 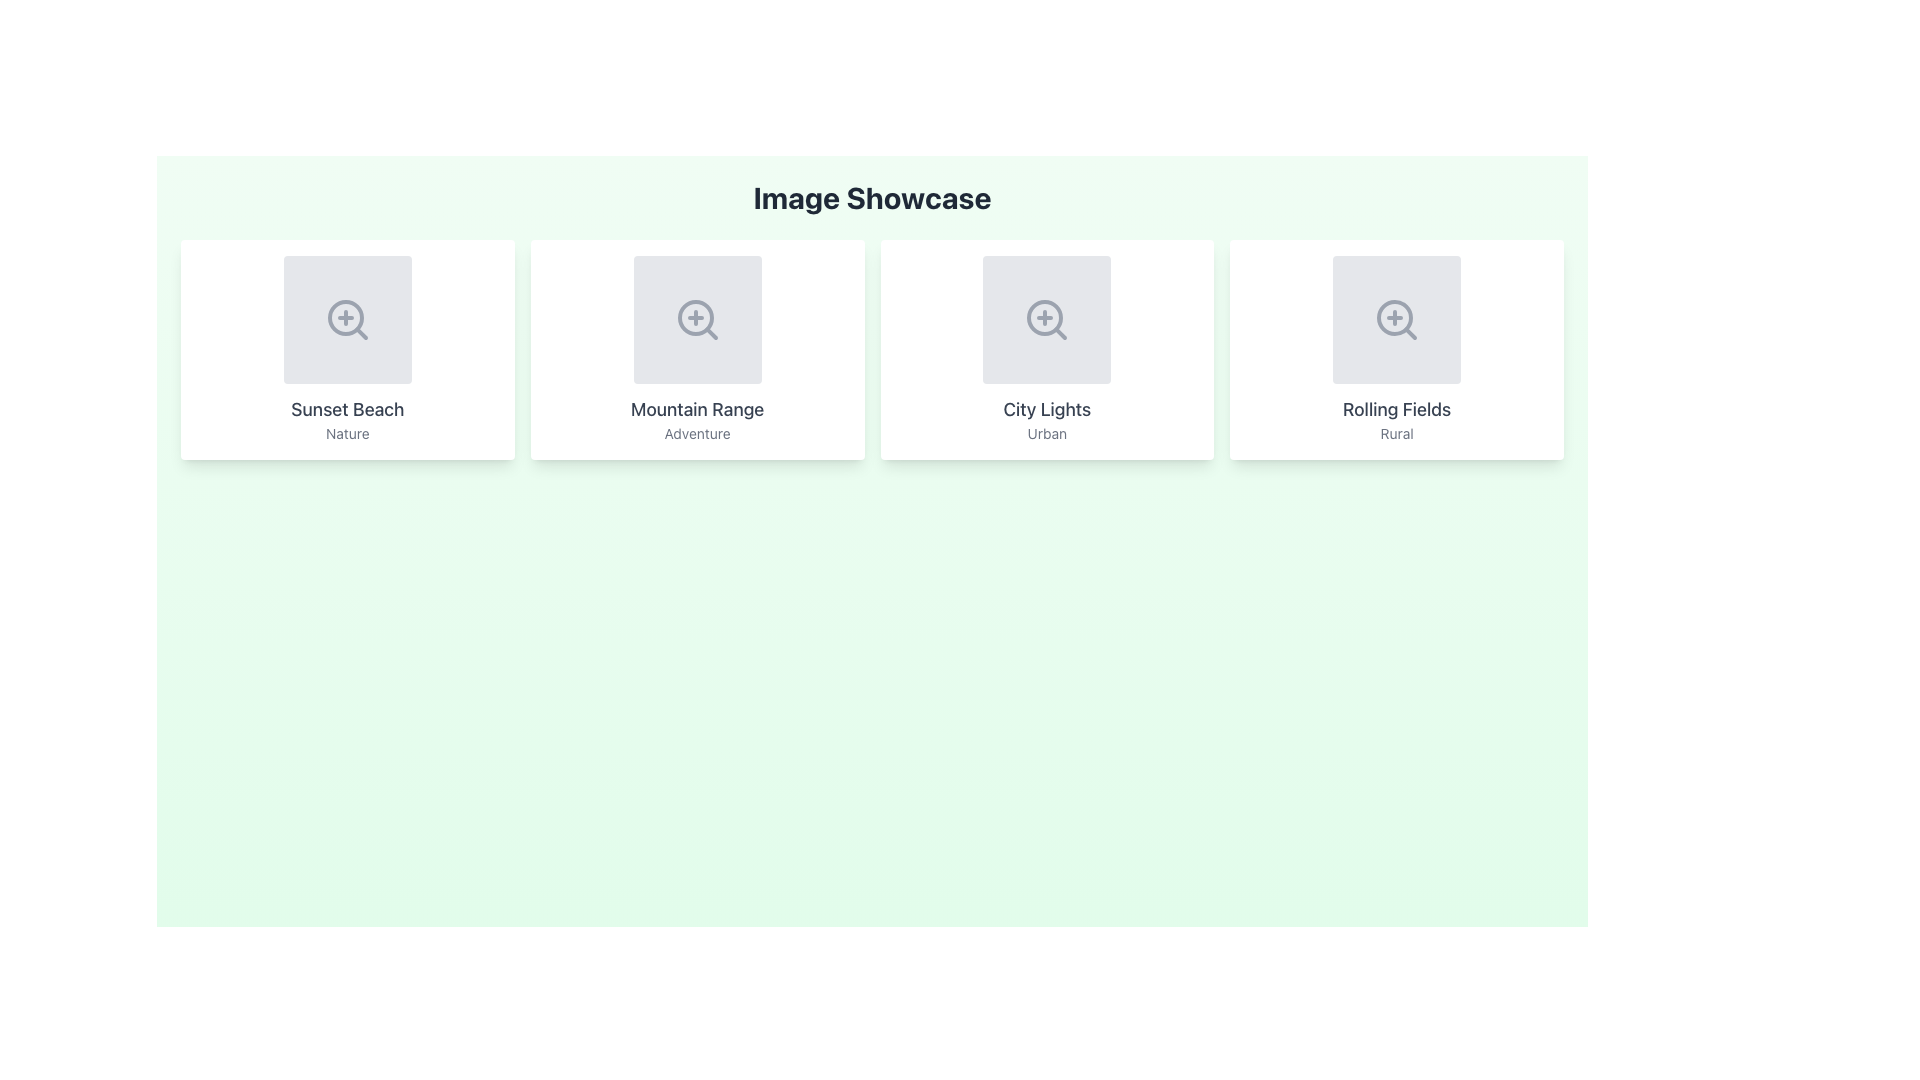 I want to click on the diagonal line of the magnifying glass icon within the 'Mountain Range' image card, so click(x=711, y=332).